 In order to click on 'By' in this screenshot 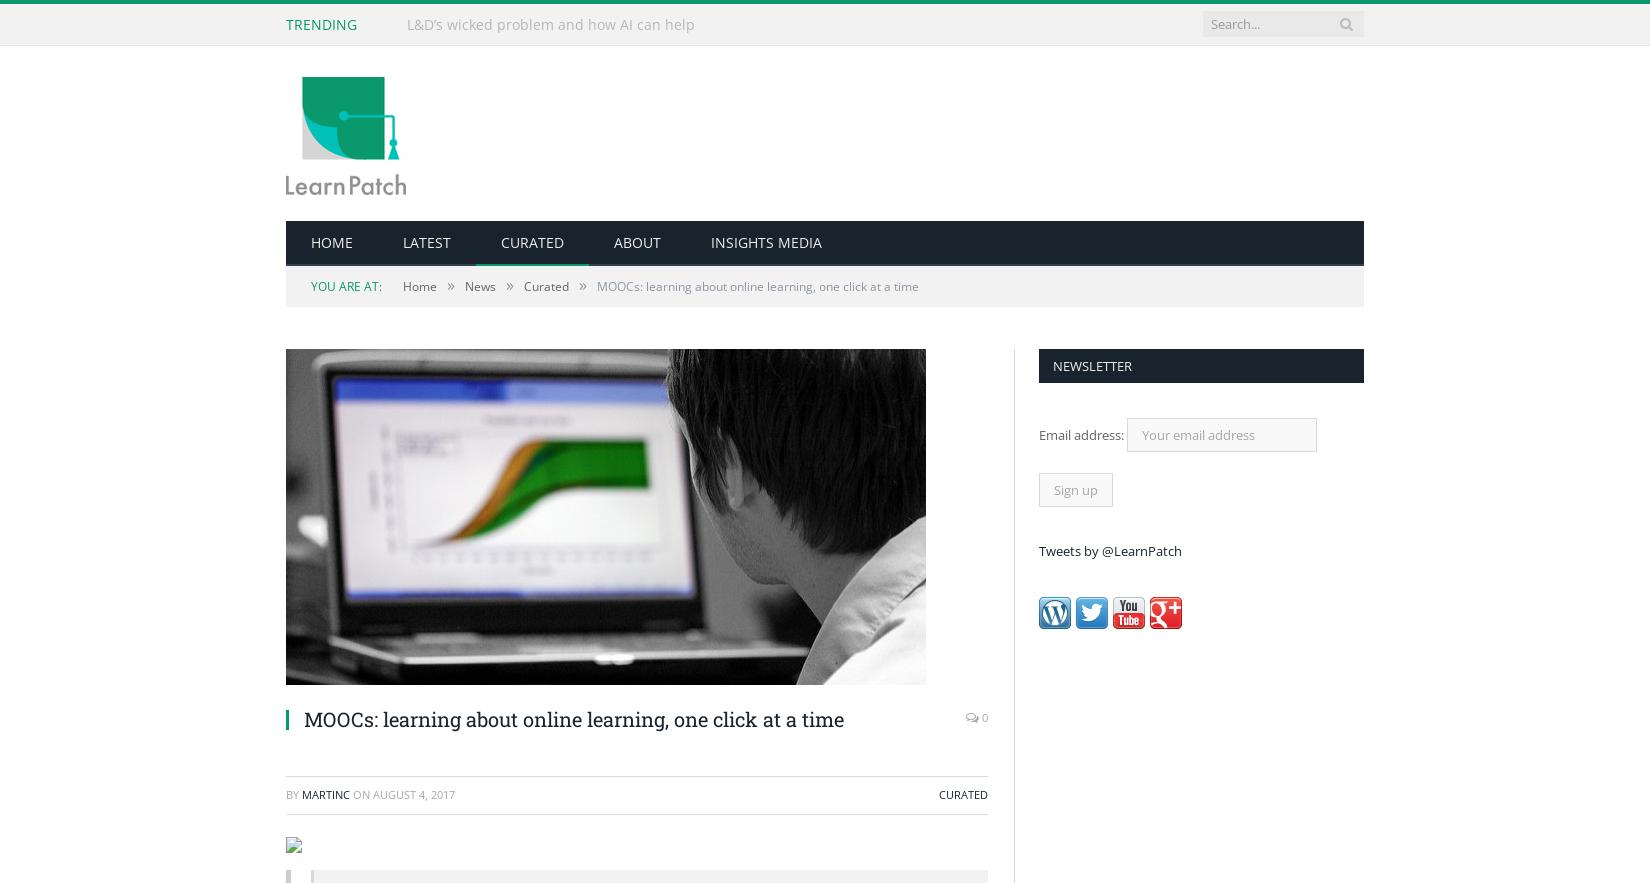, I will do `click(294, 793)`.